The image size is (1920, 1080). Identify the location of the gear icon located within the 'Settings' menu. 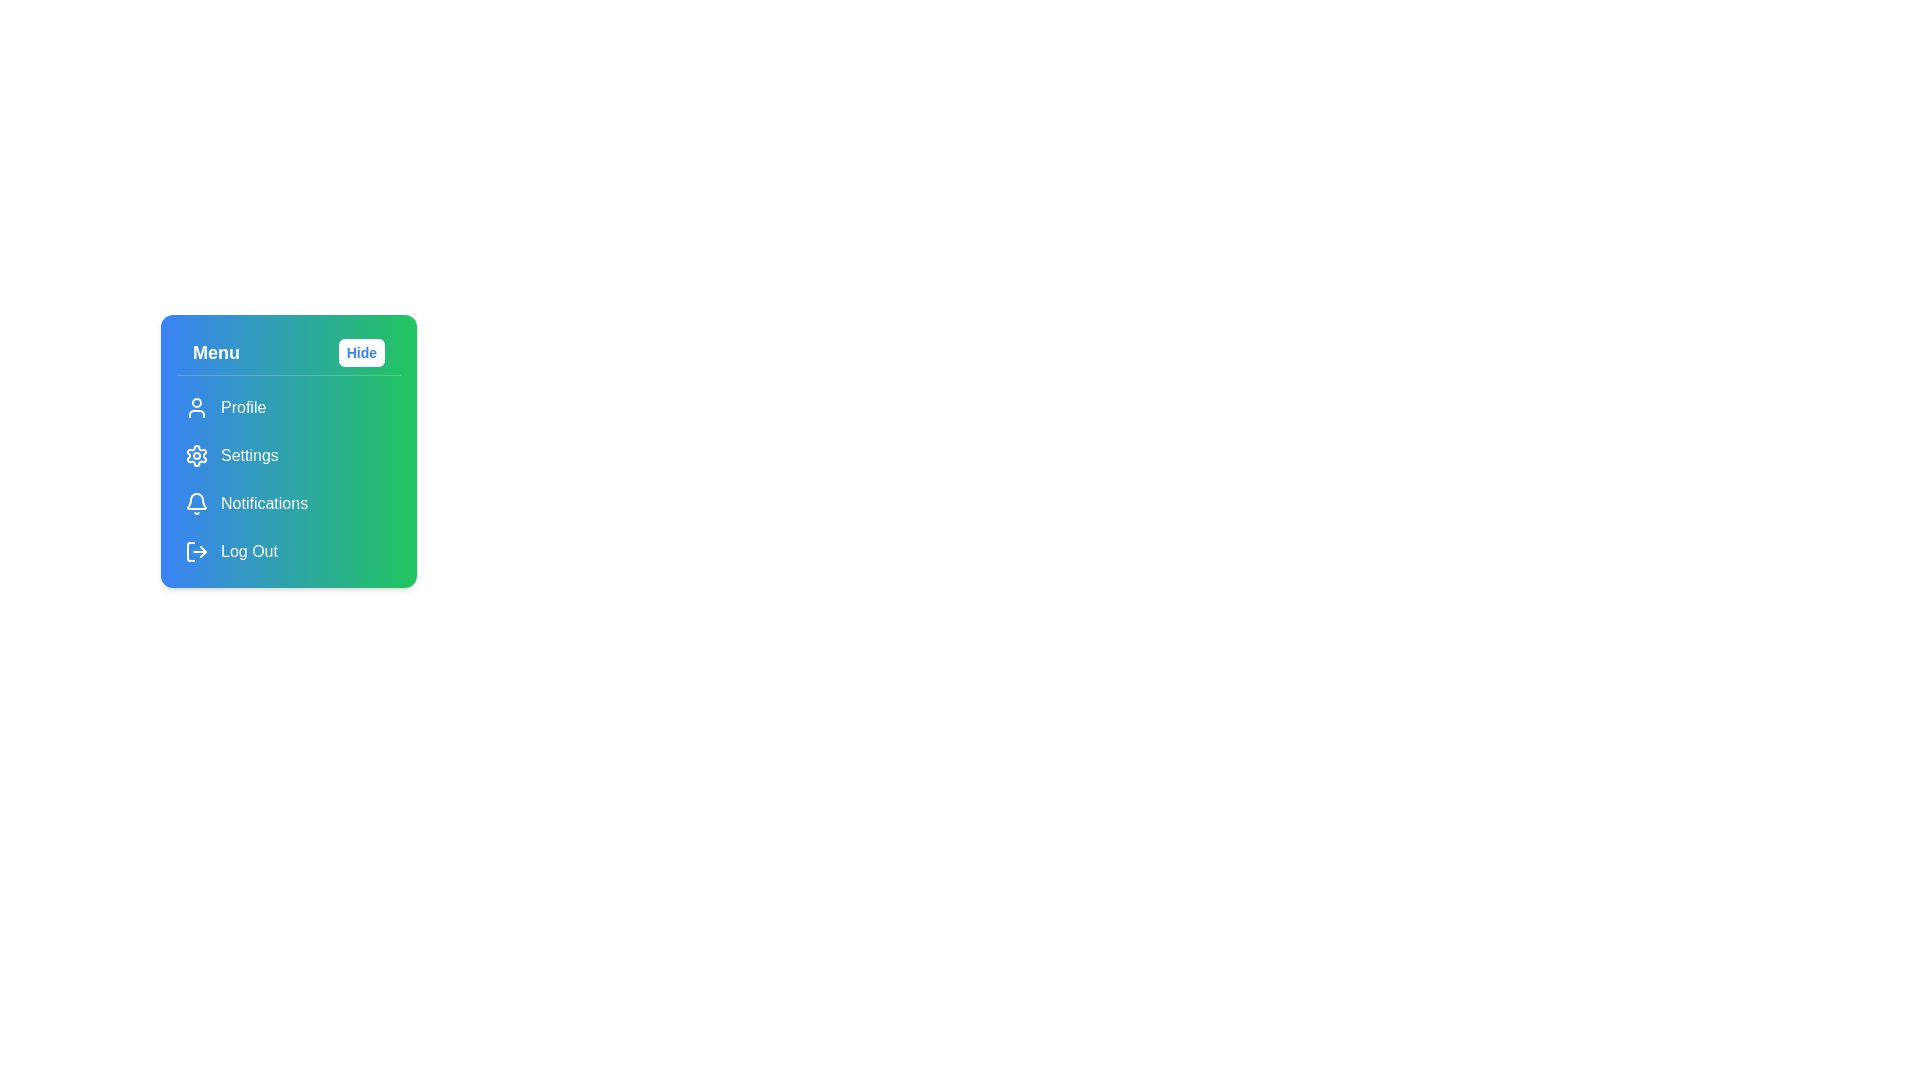
(196, 455).